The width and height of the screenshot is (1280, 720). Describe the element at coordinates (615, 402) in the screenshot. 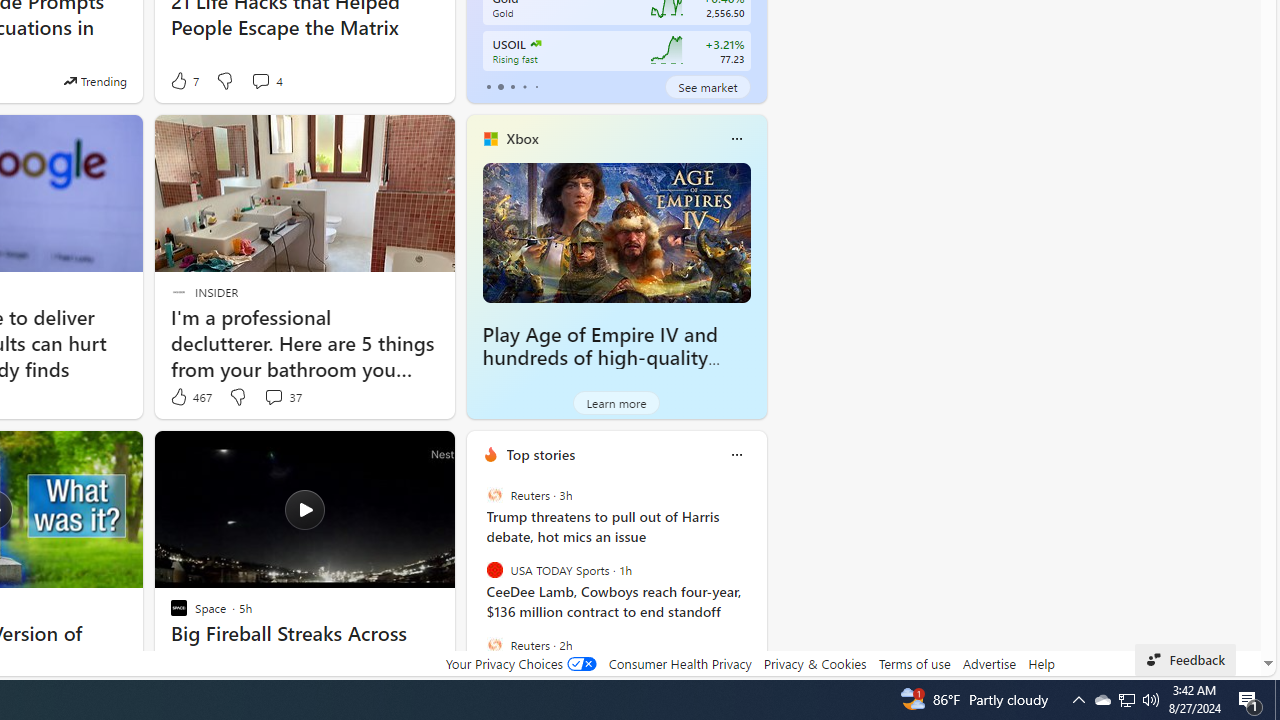

I see `'Learn more'` at that location.